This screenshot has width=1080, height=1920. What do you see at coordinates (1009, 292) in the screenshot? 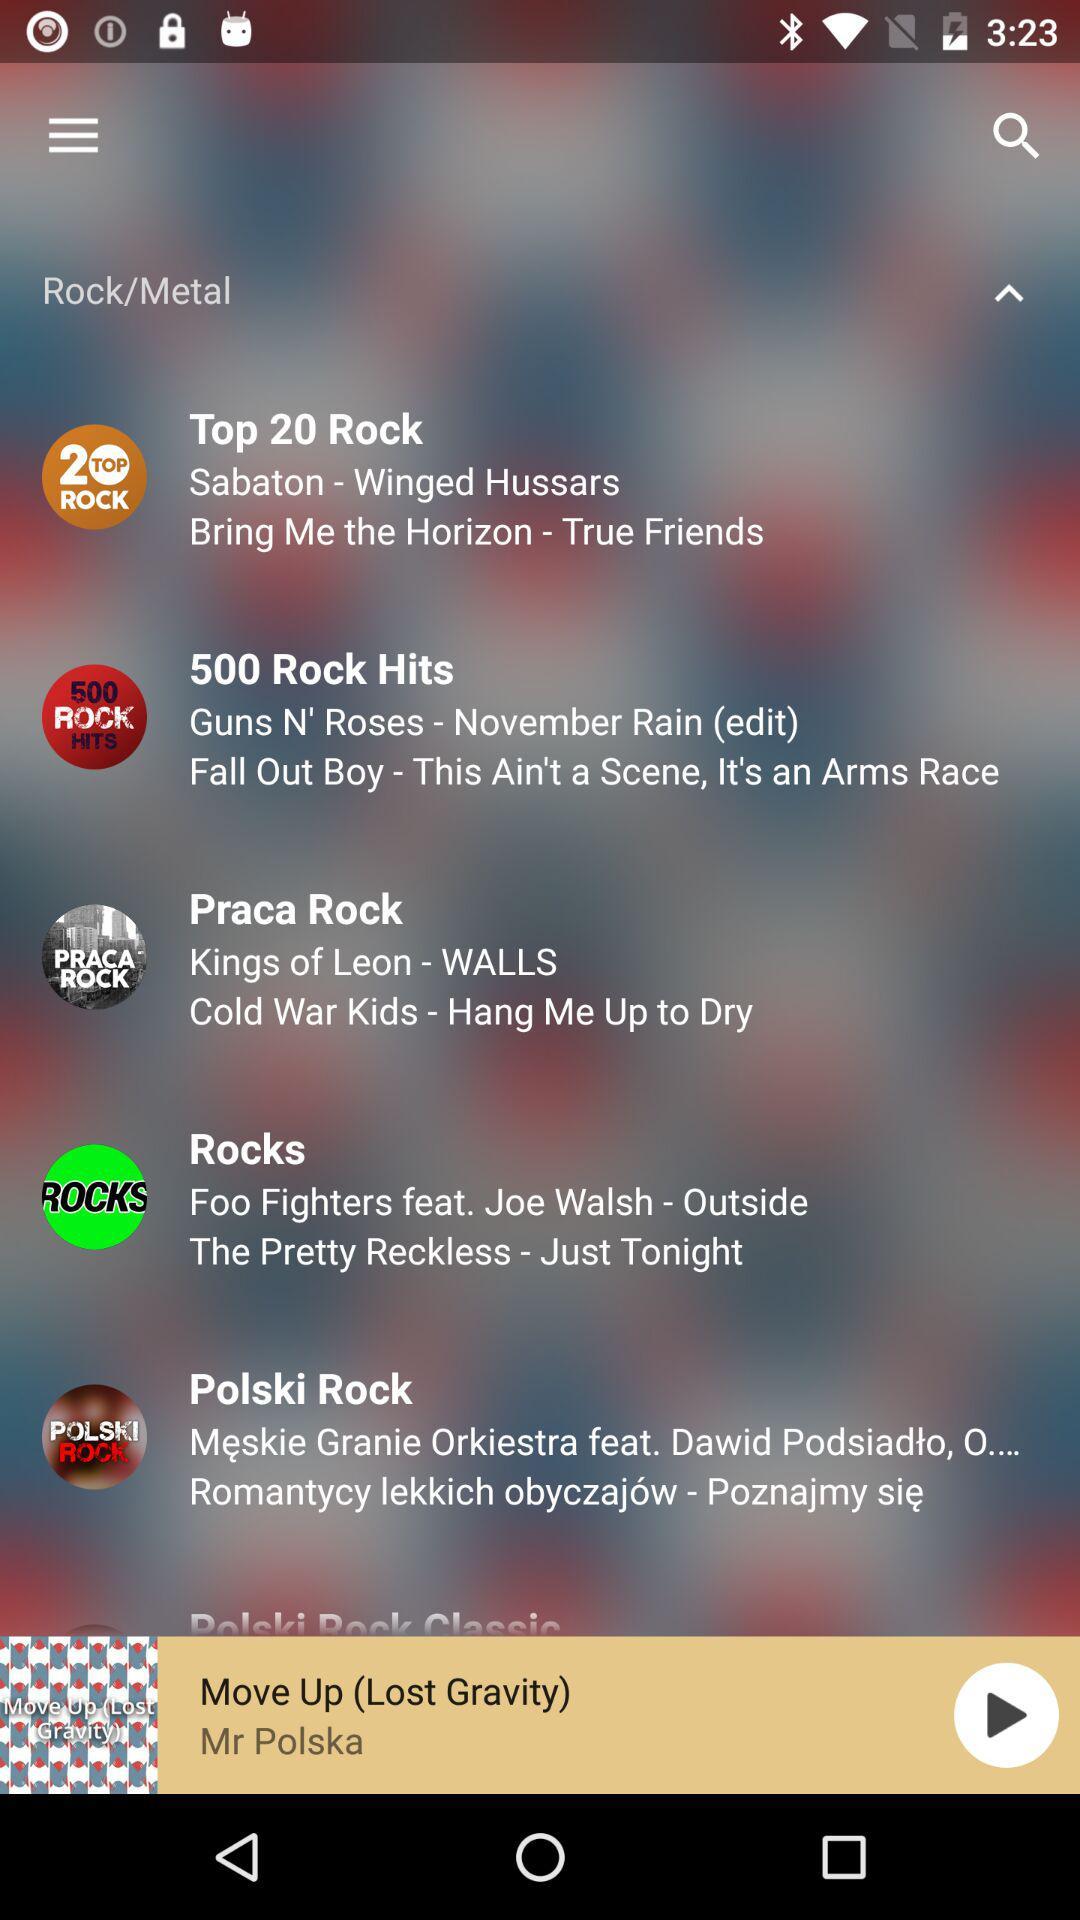
I see `icon right to rockmetal text` at bounding box center [1009, 292].